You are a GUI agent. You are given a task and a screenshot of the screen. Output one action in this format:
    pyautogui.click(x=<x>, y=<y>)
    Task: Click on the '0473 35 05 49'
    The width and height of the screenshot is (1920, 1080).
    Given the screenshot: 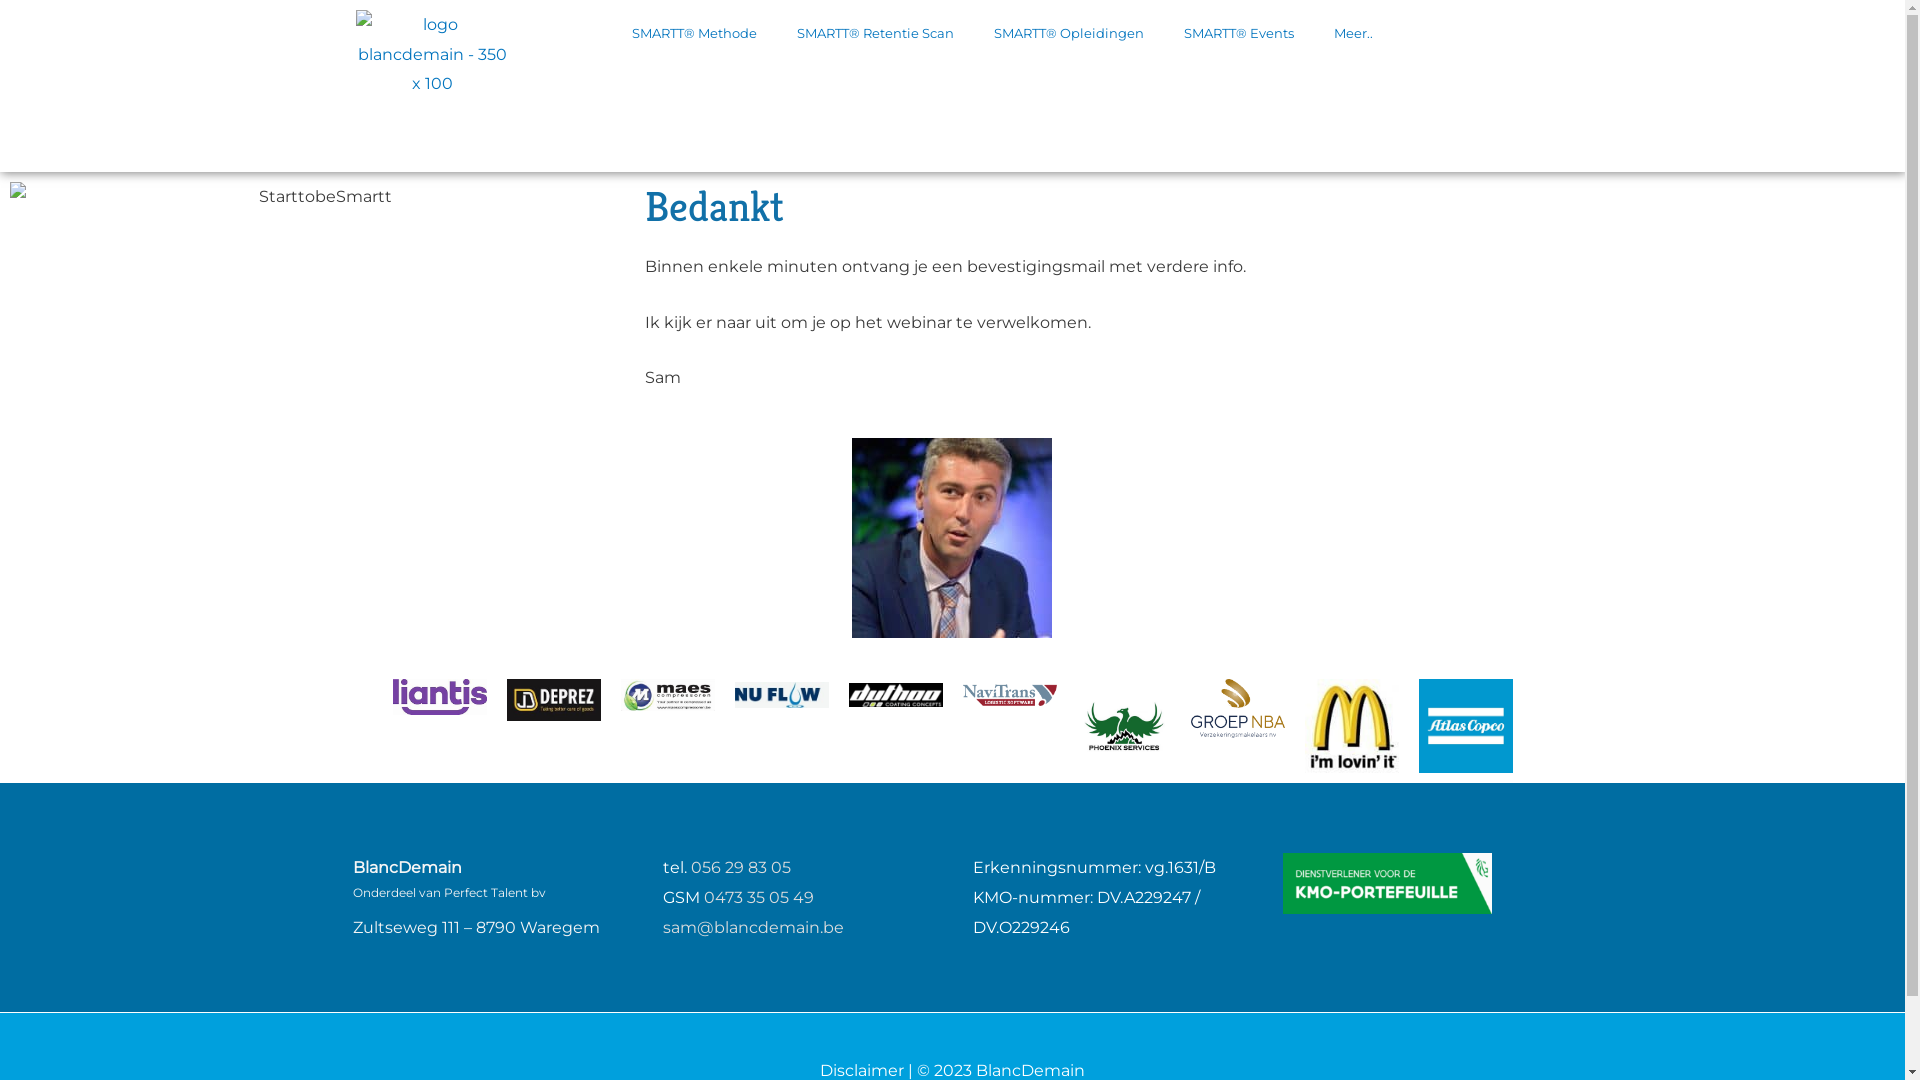 What is the action you would take?
    pyautogui.click(x=704, y=896)
    